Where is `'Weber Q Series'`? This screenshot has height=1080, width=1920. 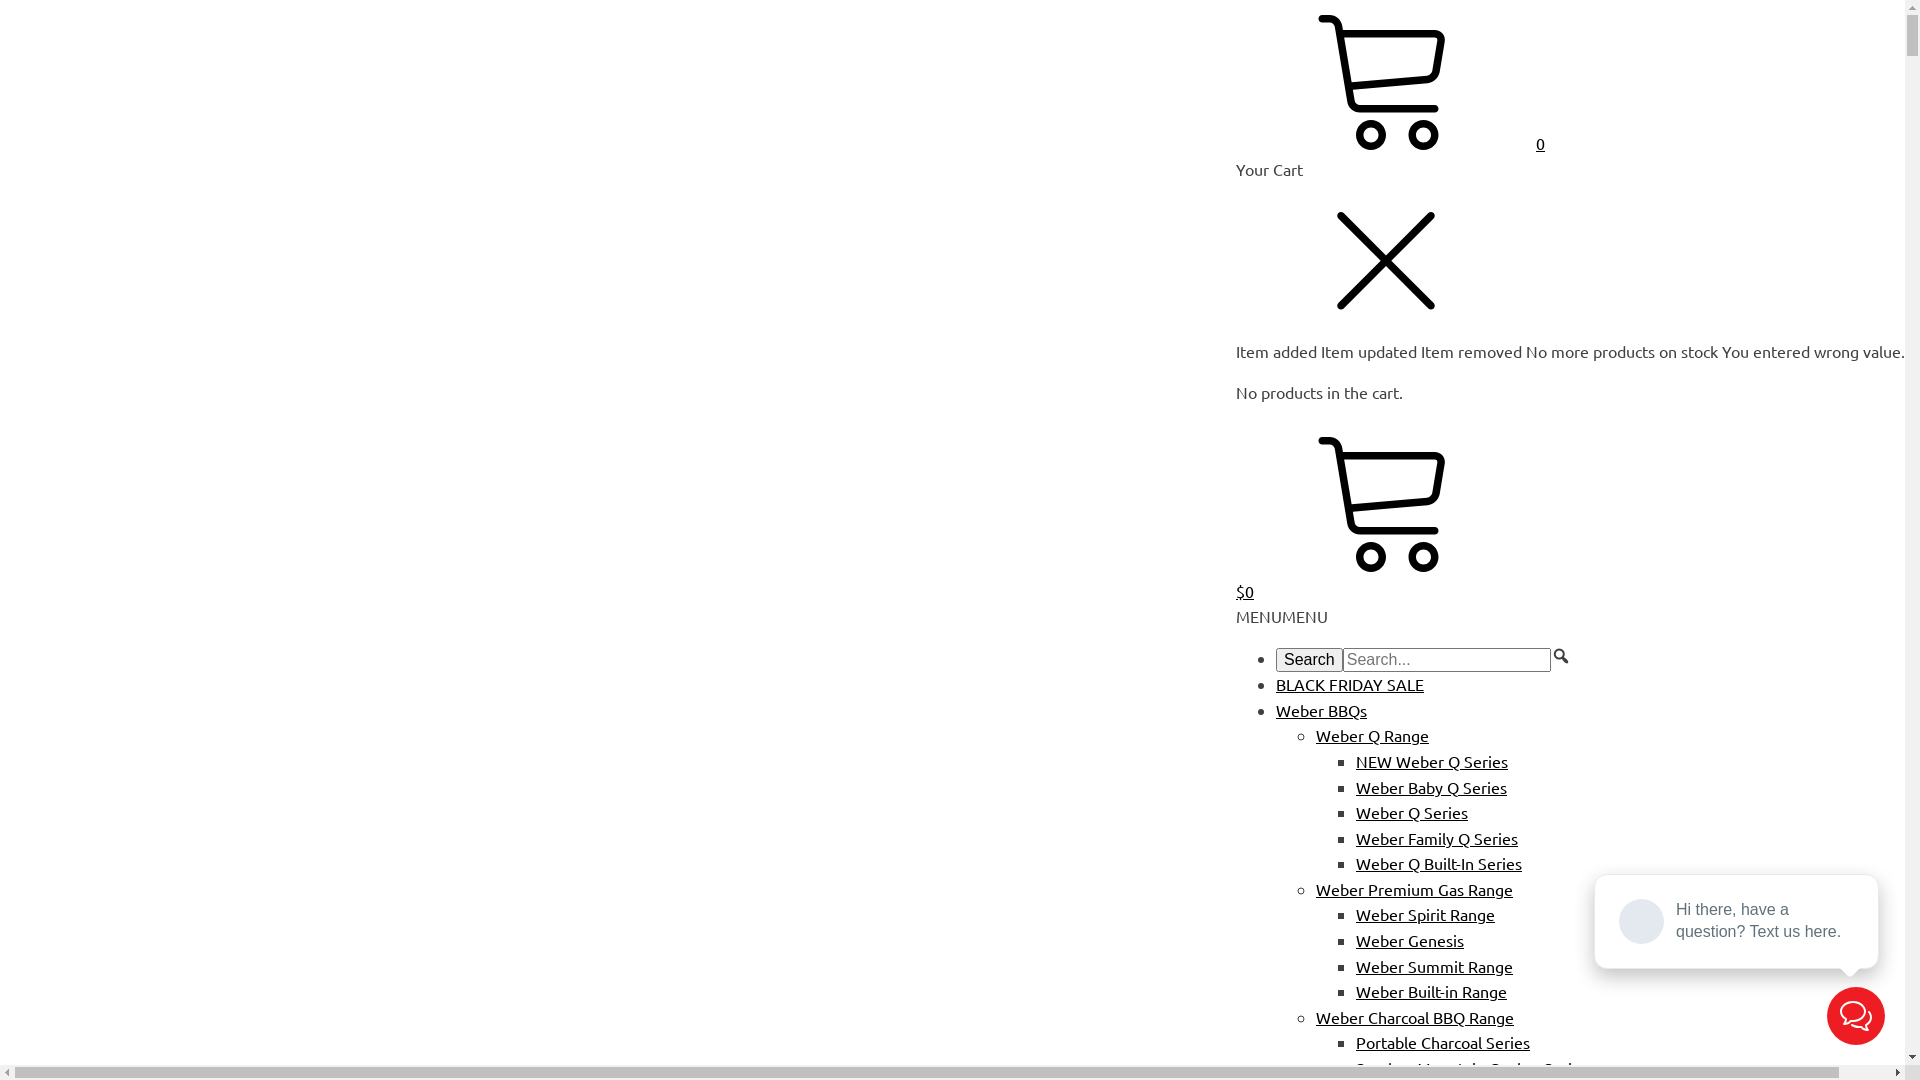 'Weber Q Series' is located at coordinates (1356, 812).